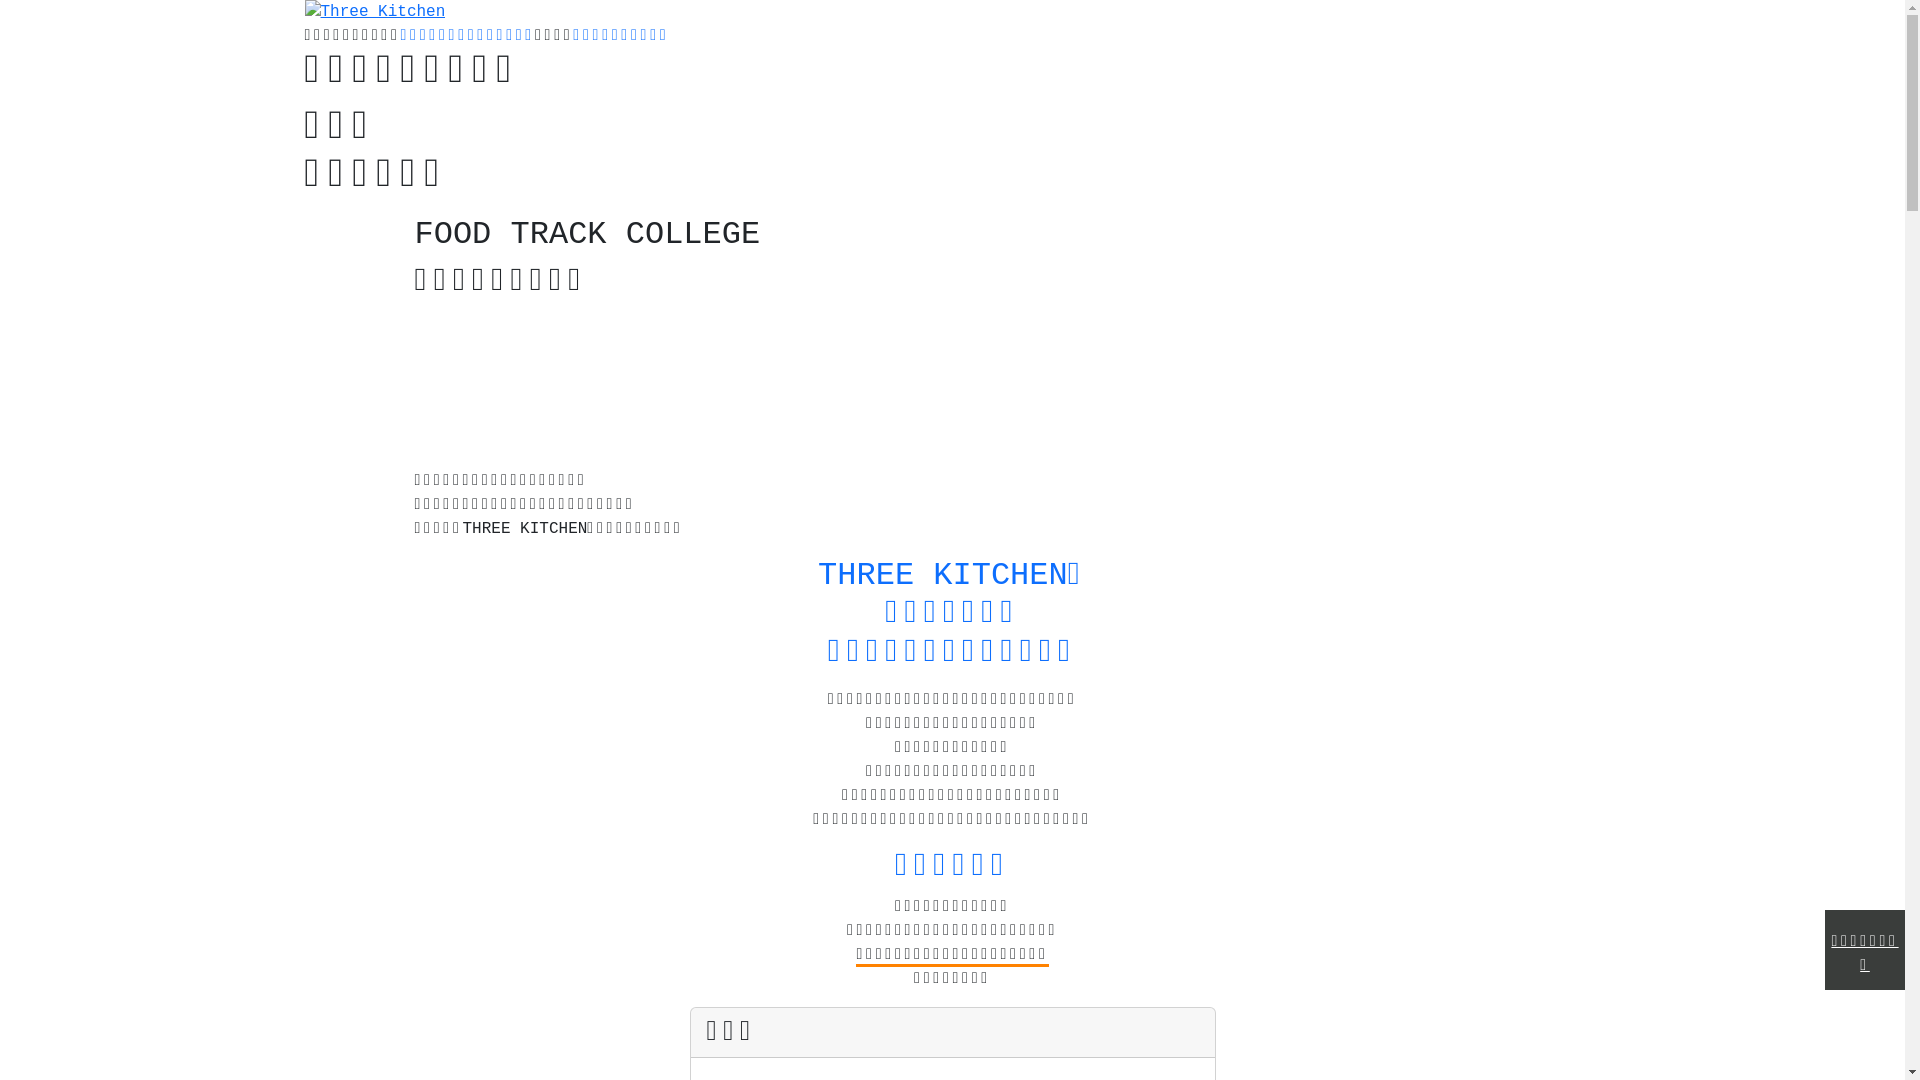 The image size is (1920, 1080). Describe the element at coordinates (366, 35) in the screenshot. I see `'Three Kitchen'` at that location.